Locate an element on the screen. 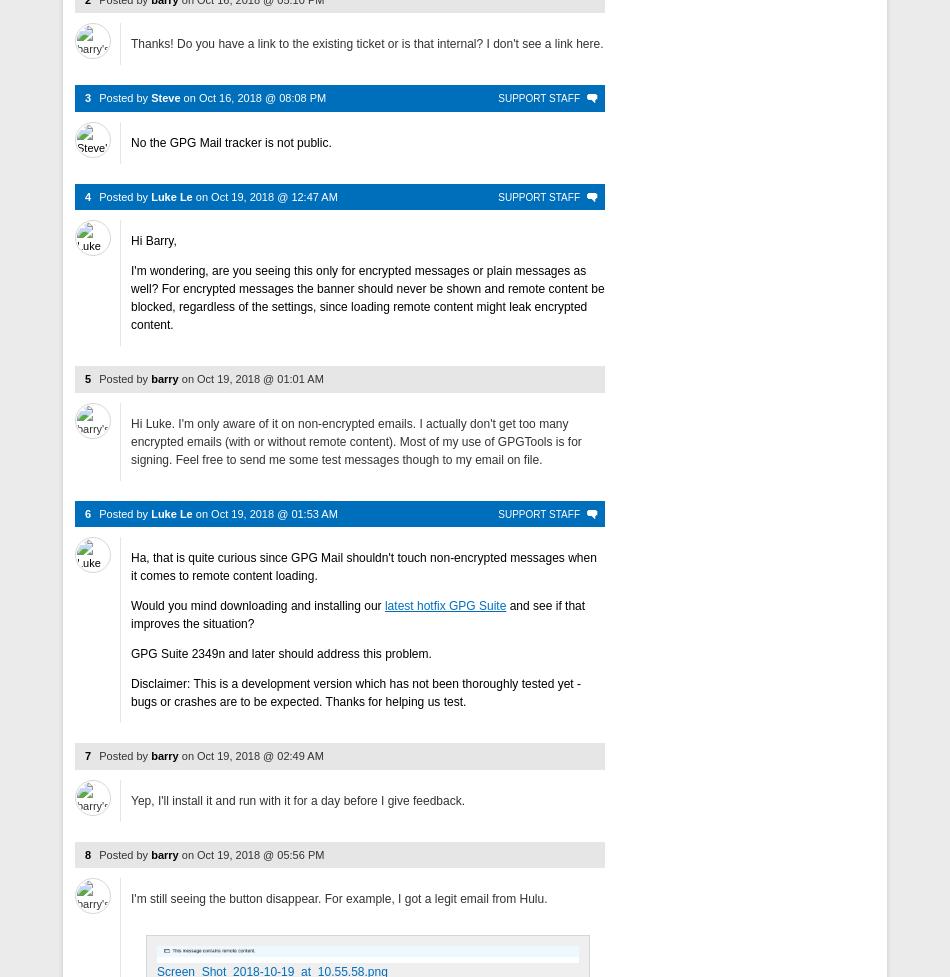 The width and height of the screenshot is (950, 977). 'Oct 19, 2018 @ 02:49 AM' is located at coordinates (259, 756).